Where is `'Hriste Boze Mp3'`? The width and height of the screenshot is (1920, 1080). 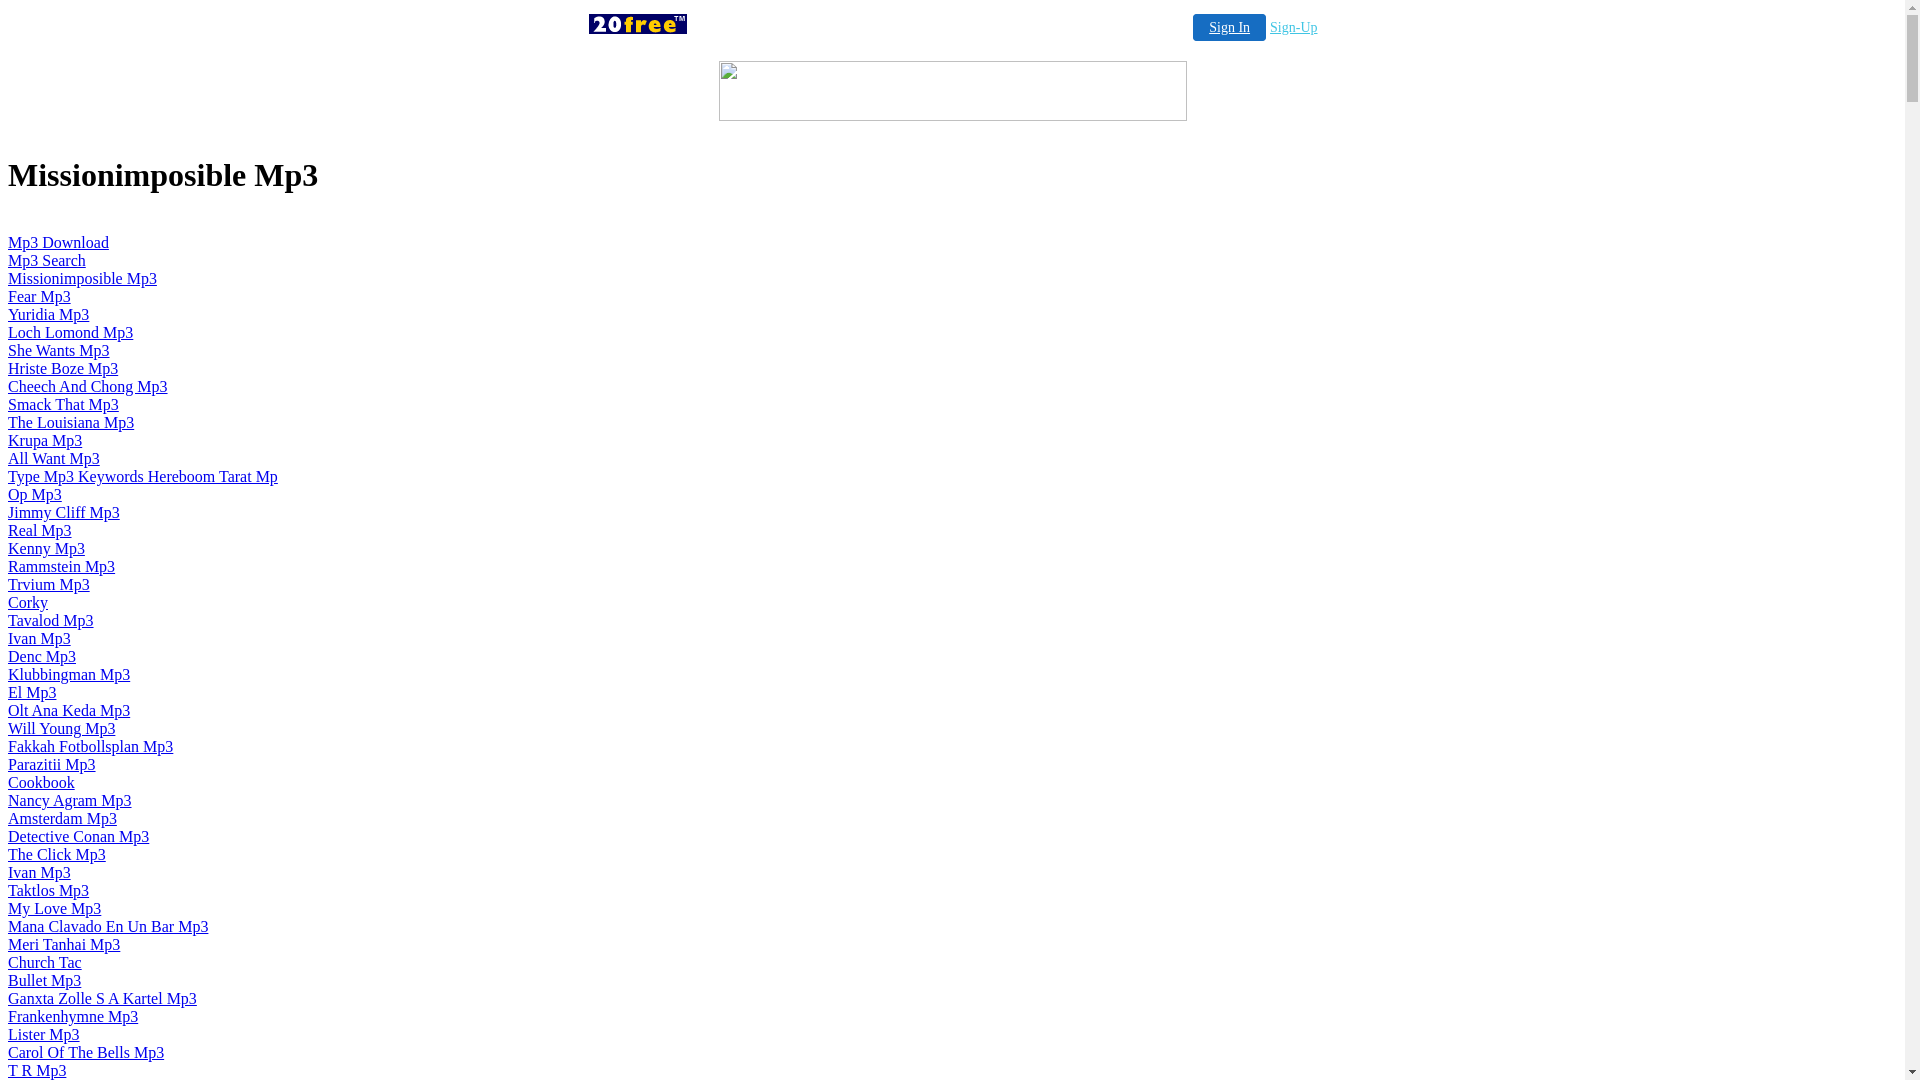 'Hriste Boze Mp3' is located at coordinates (62, 368).